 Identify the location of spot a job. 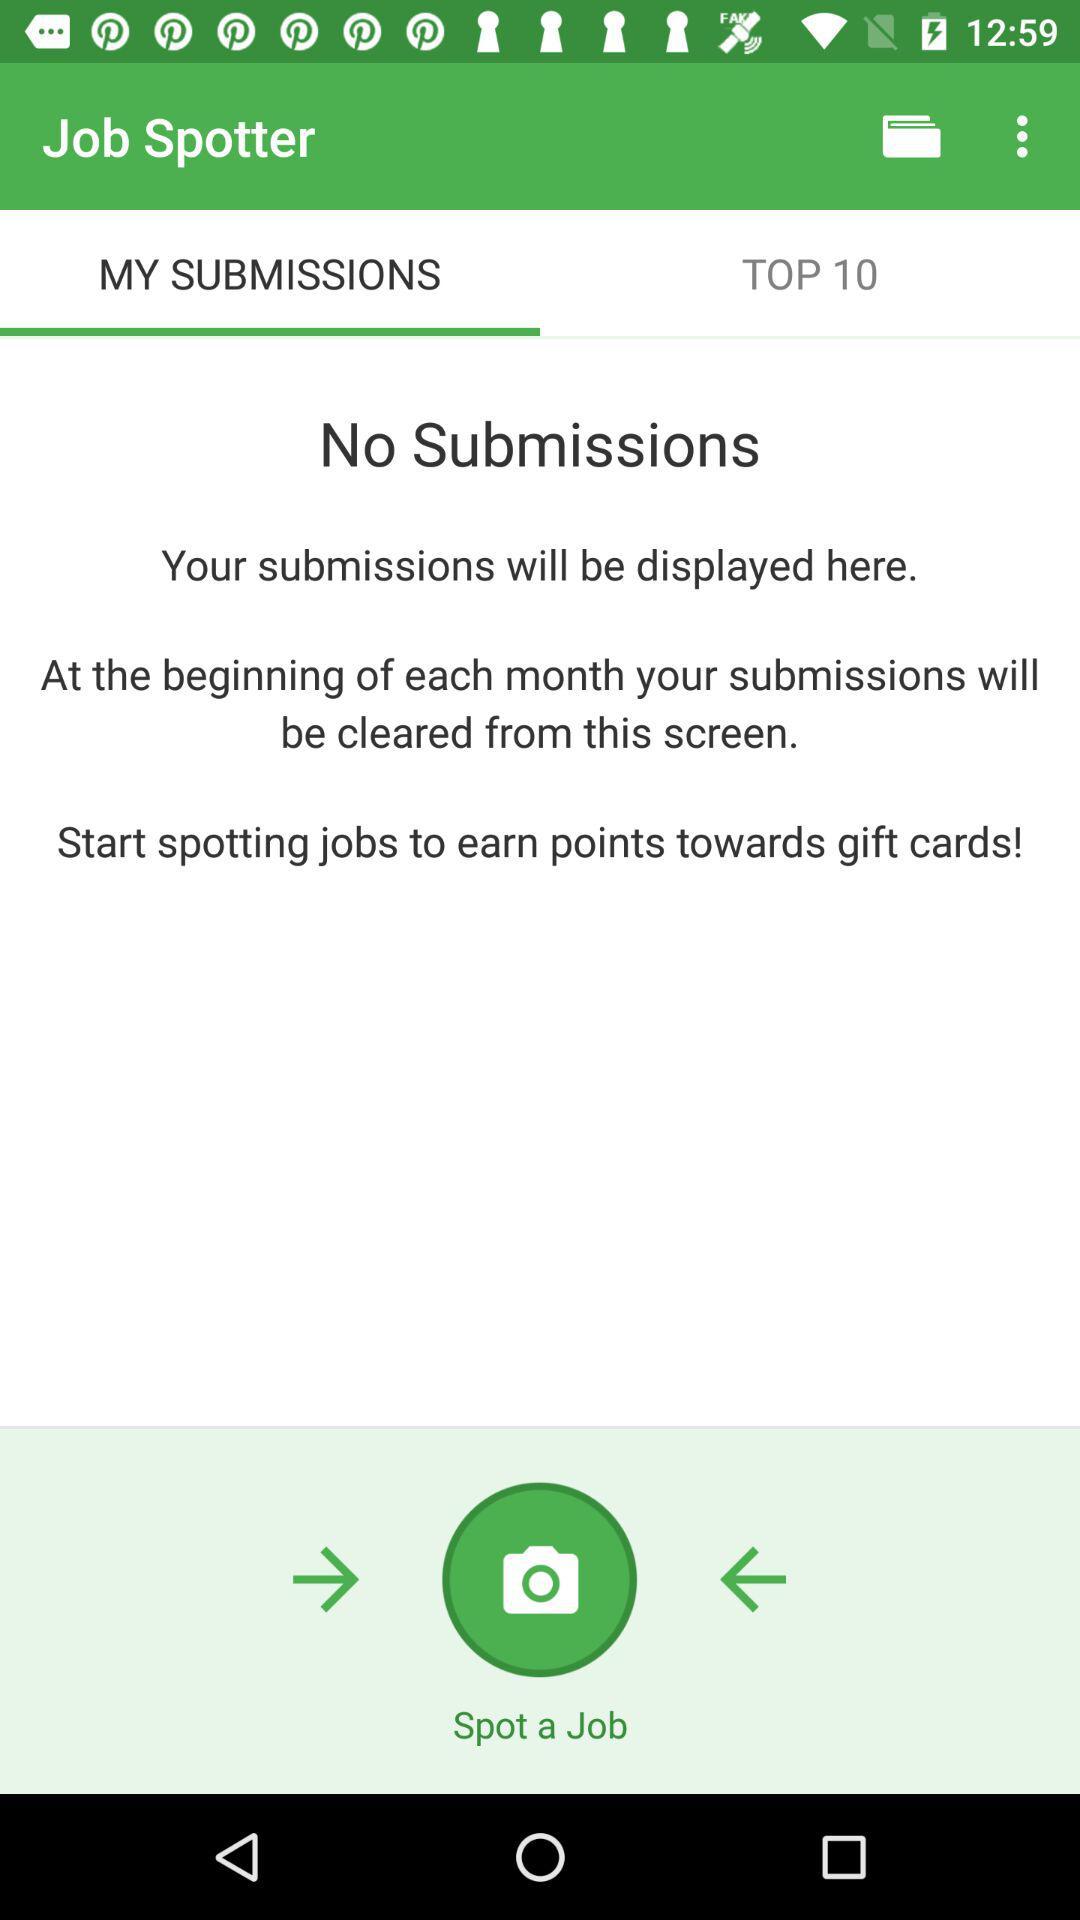
(538, 1578).